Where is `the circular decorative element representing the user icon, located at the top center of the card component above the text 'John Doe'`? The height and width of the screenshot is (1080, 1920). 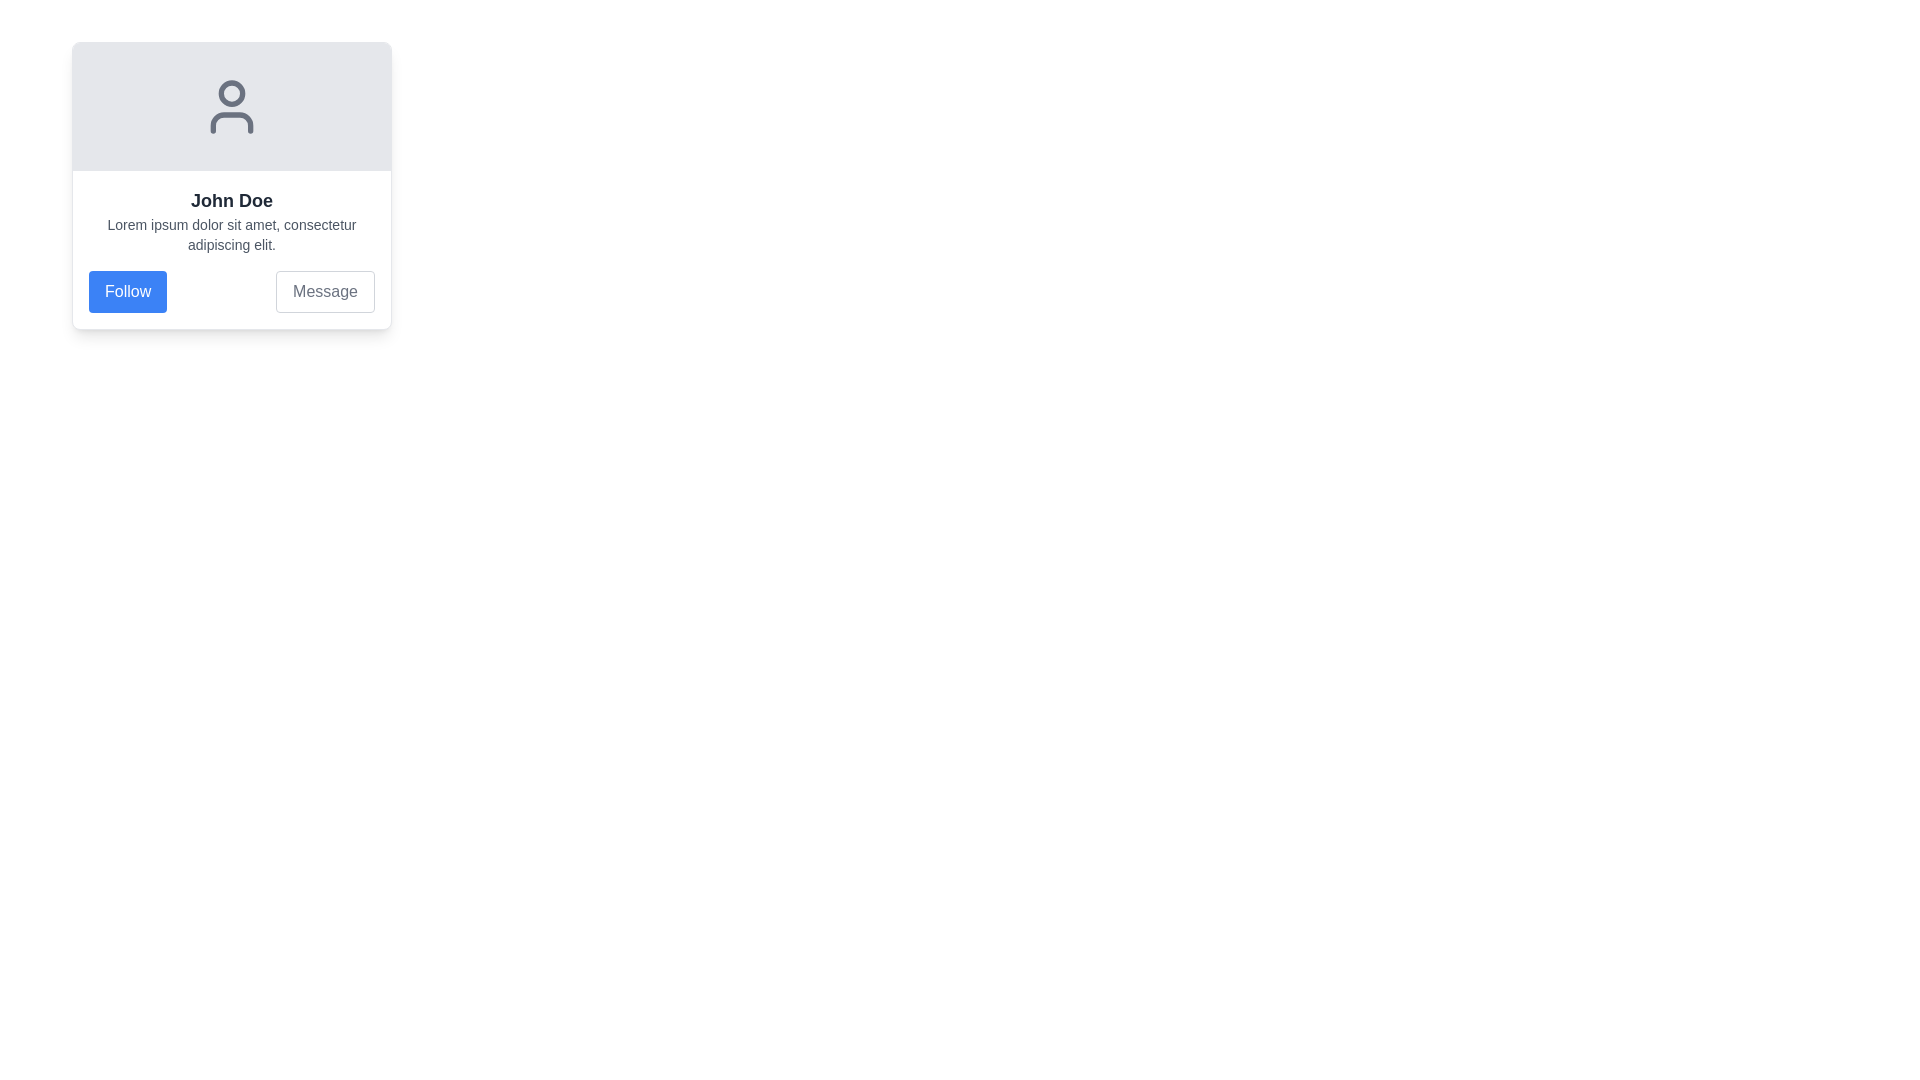
the circular decorative element representing the user icon, located at the top center of the card component above the text 'John Doe' is located at coordinates (231, 92).